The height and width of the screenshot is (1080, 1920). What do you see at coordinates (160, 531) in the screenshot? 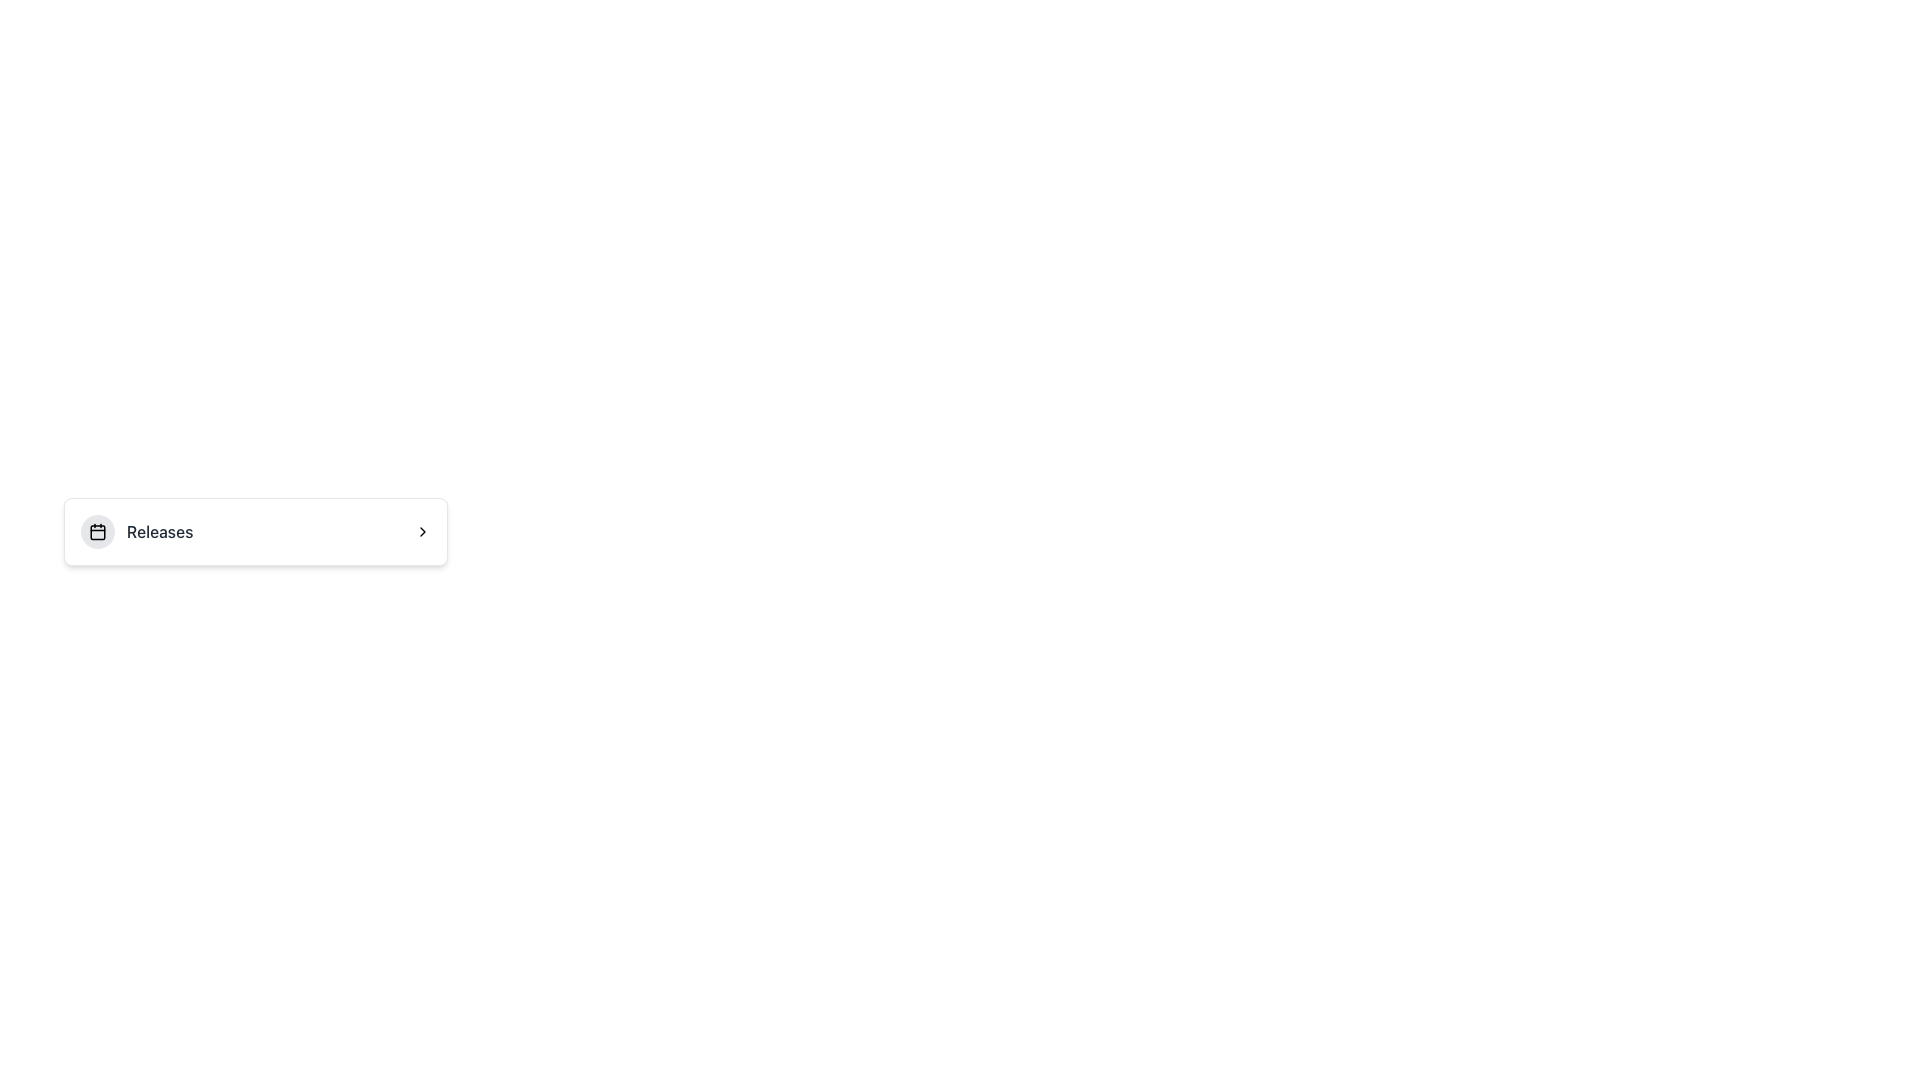
I see `Text Label indicating a section or feature related to releases, positioned to the right of a calendar icon in a horizontal list-like group` at bounding box center [160, 531].